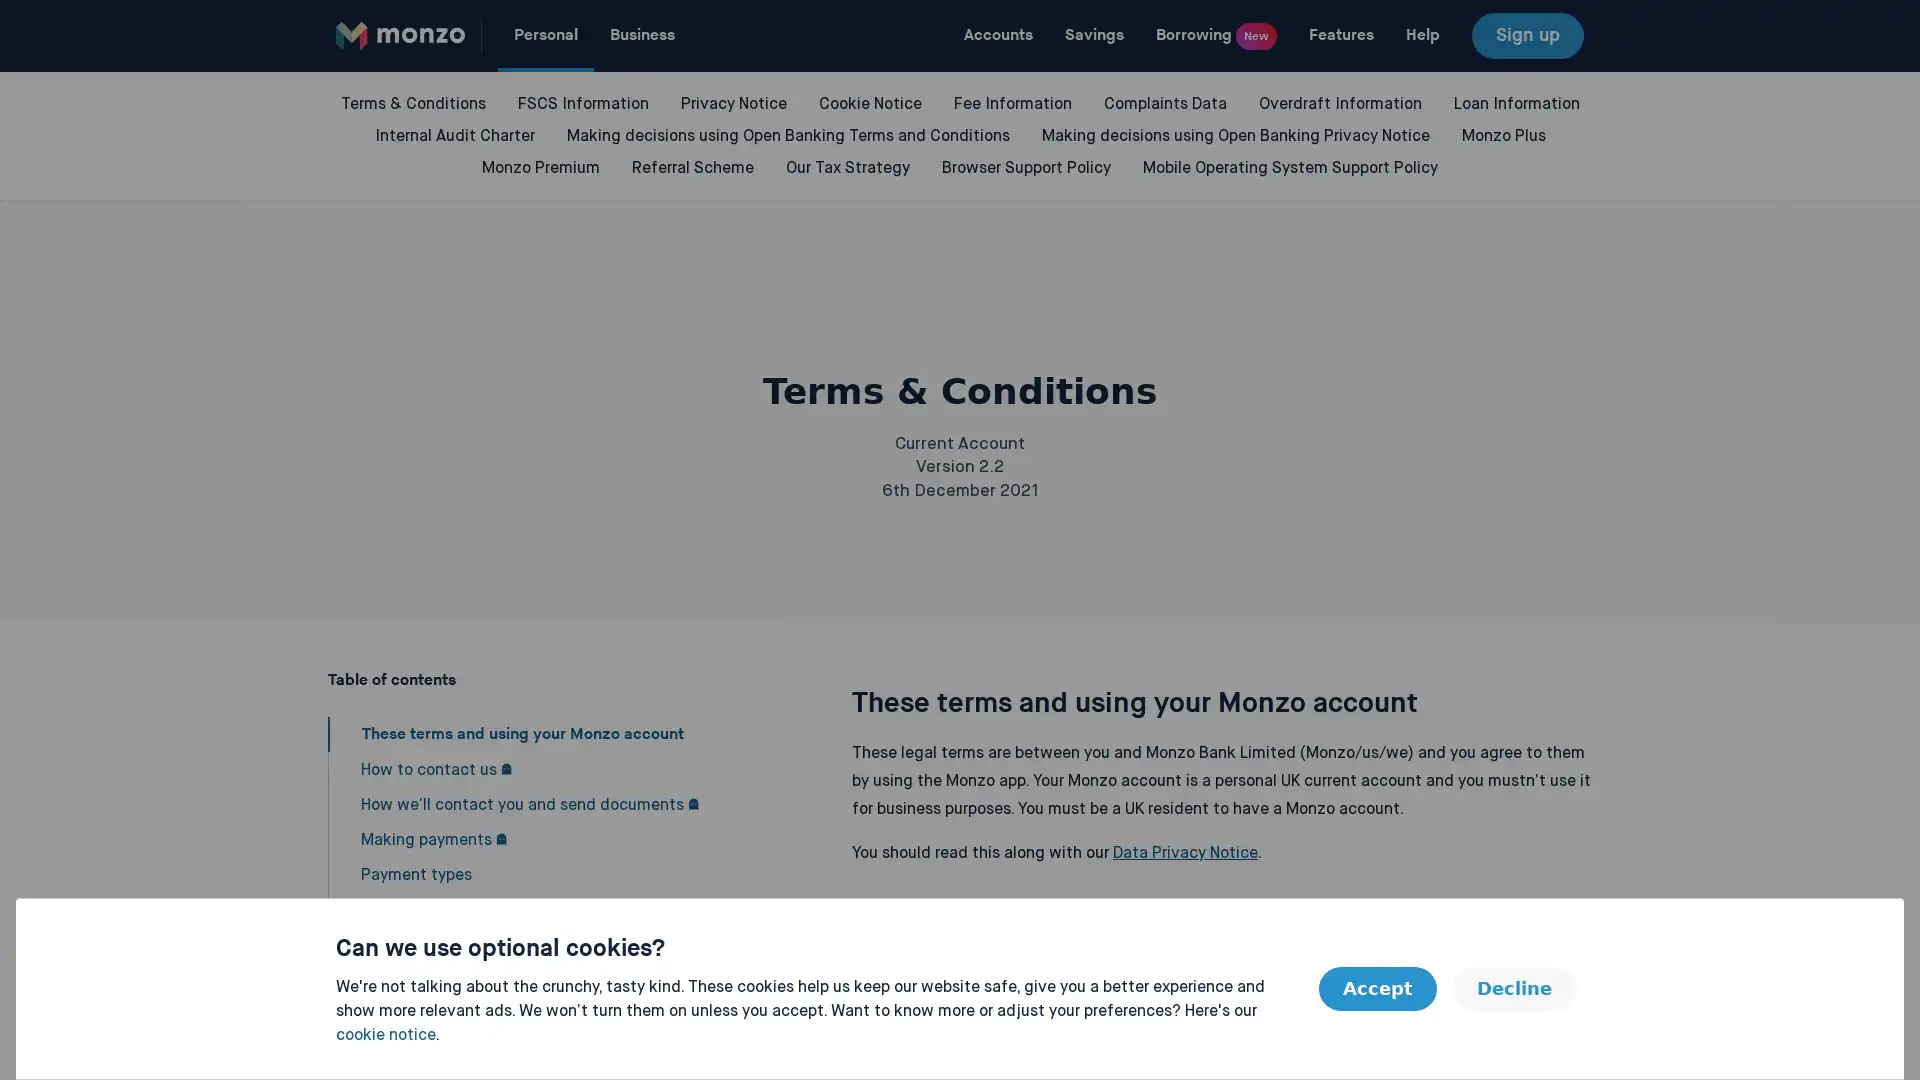  I want to click on Borrowing New, so click(1215, 35).